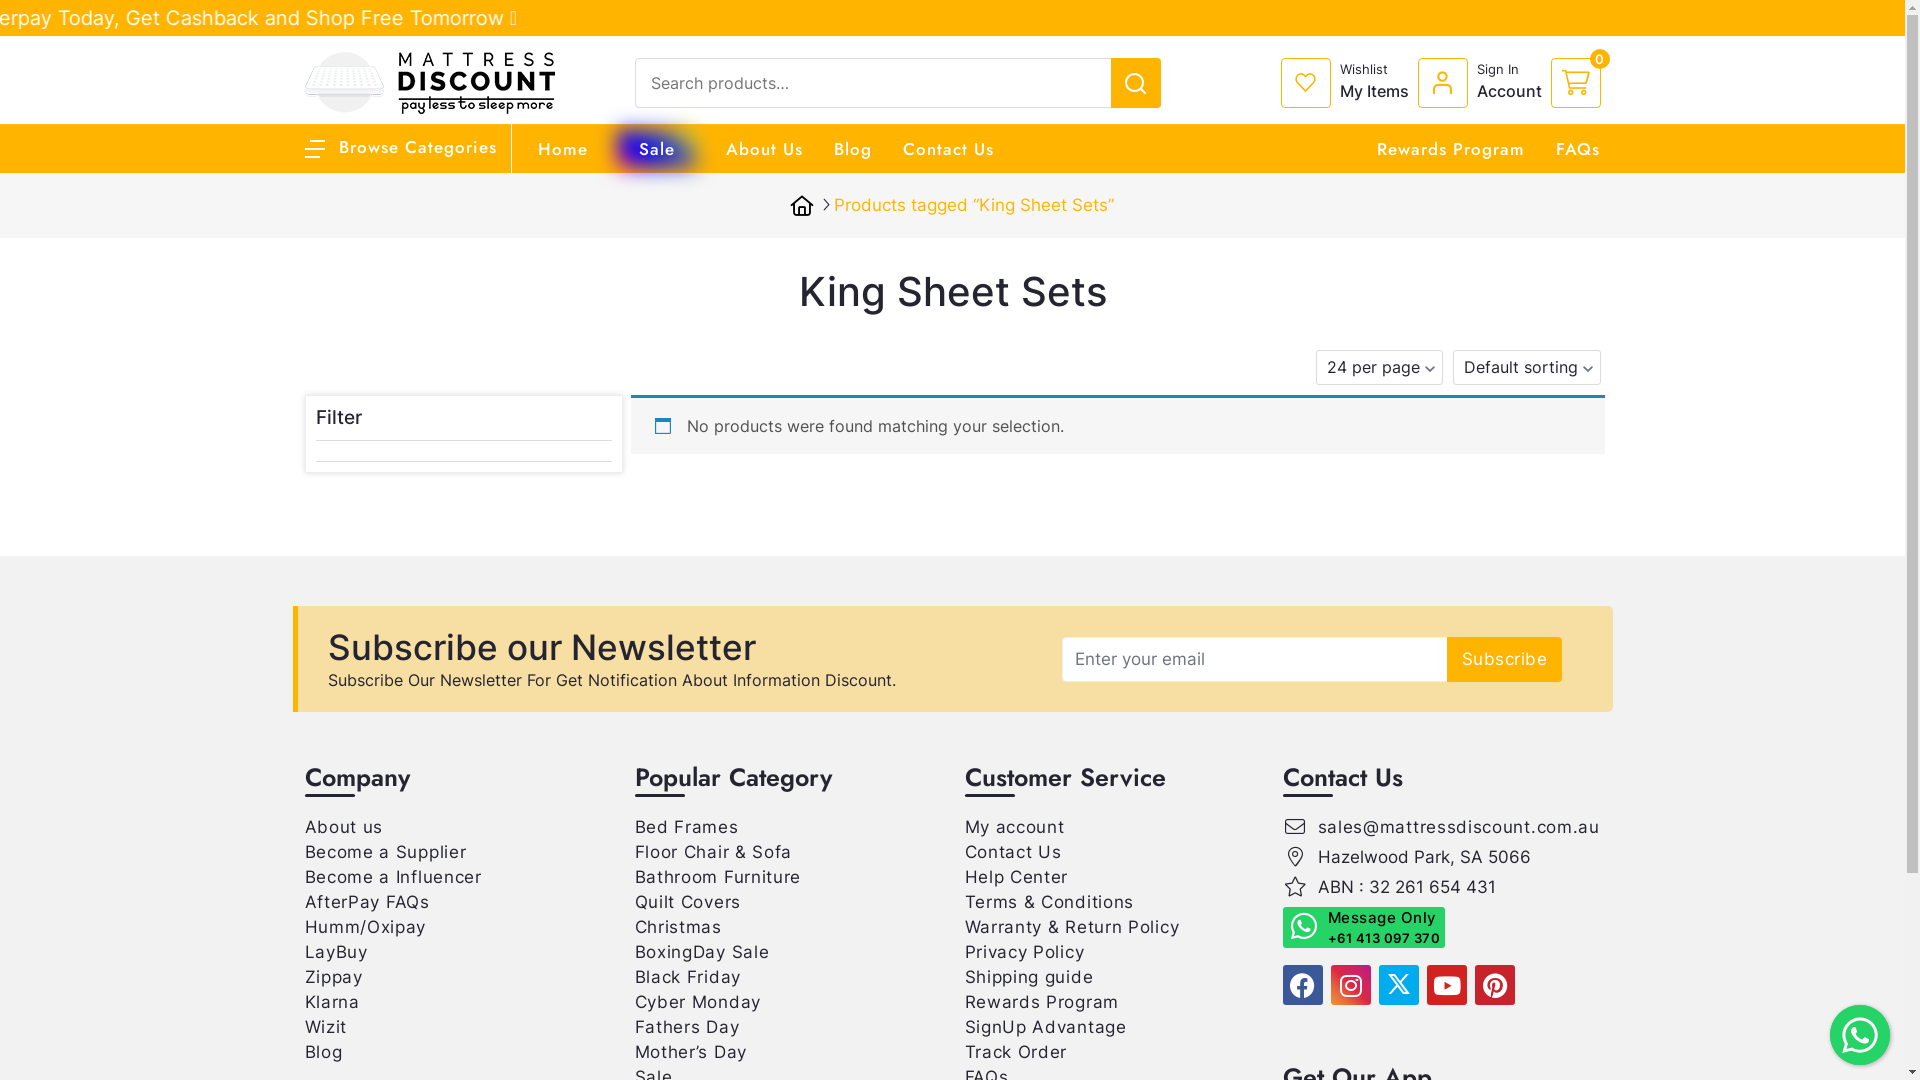  What do you see at coordinates (1348, 82) in the screenshot?
I see `'Wishlist` at bounding box center [1348, 82].